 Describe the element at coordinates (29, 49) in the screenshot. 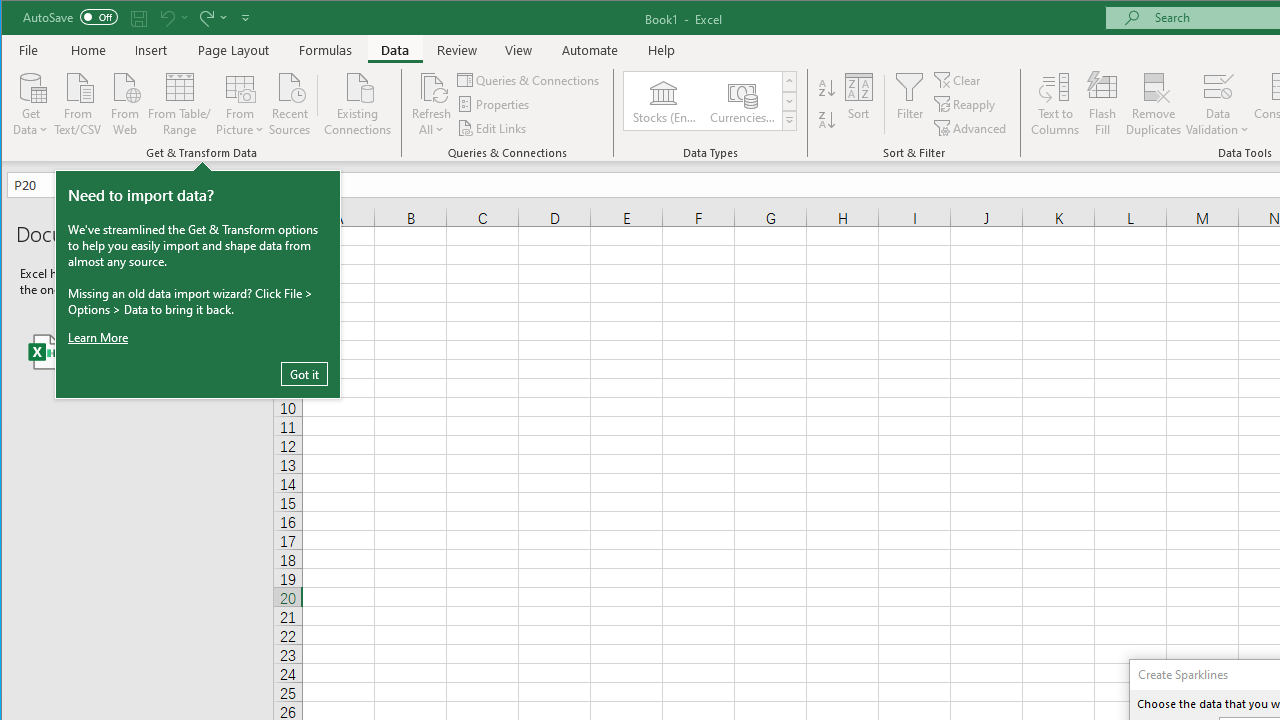

I see `'File Tab'` at that location.